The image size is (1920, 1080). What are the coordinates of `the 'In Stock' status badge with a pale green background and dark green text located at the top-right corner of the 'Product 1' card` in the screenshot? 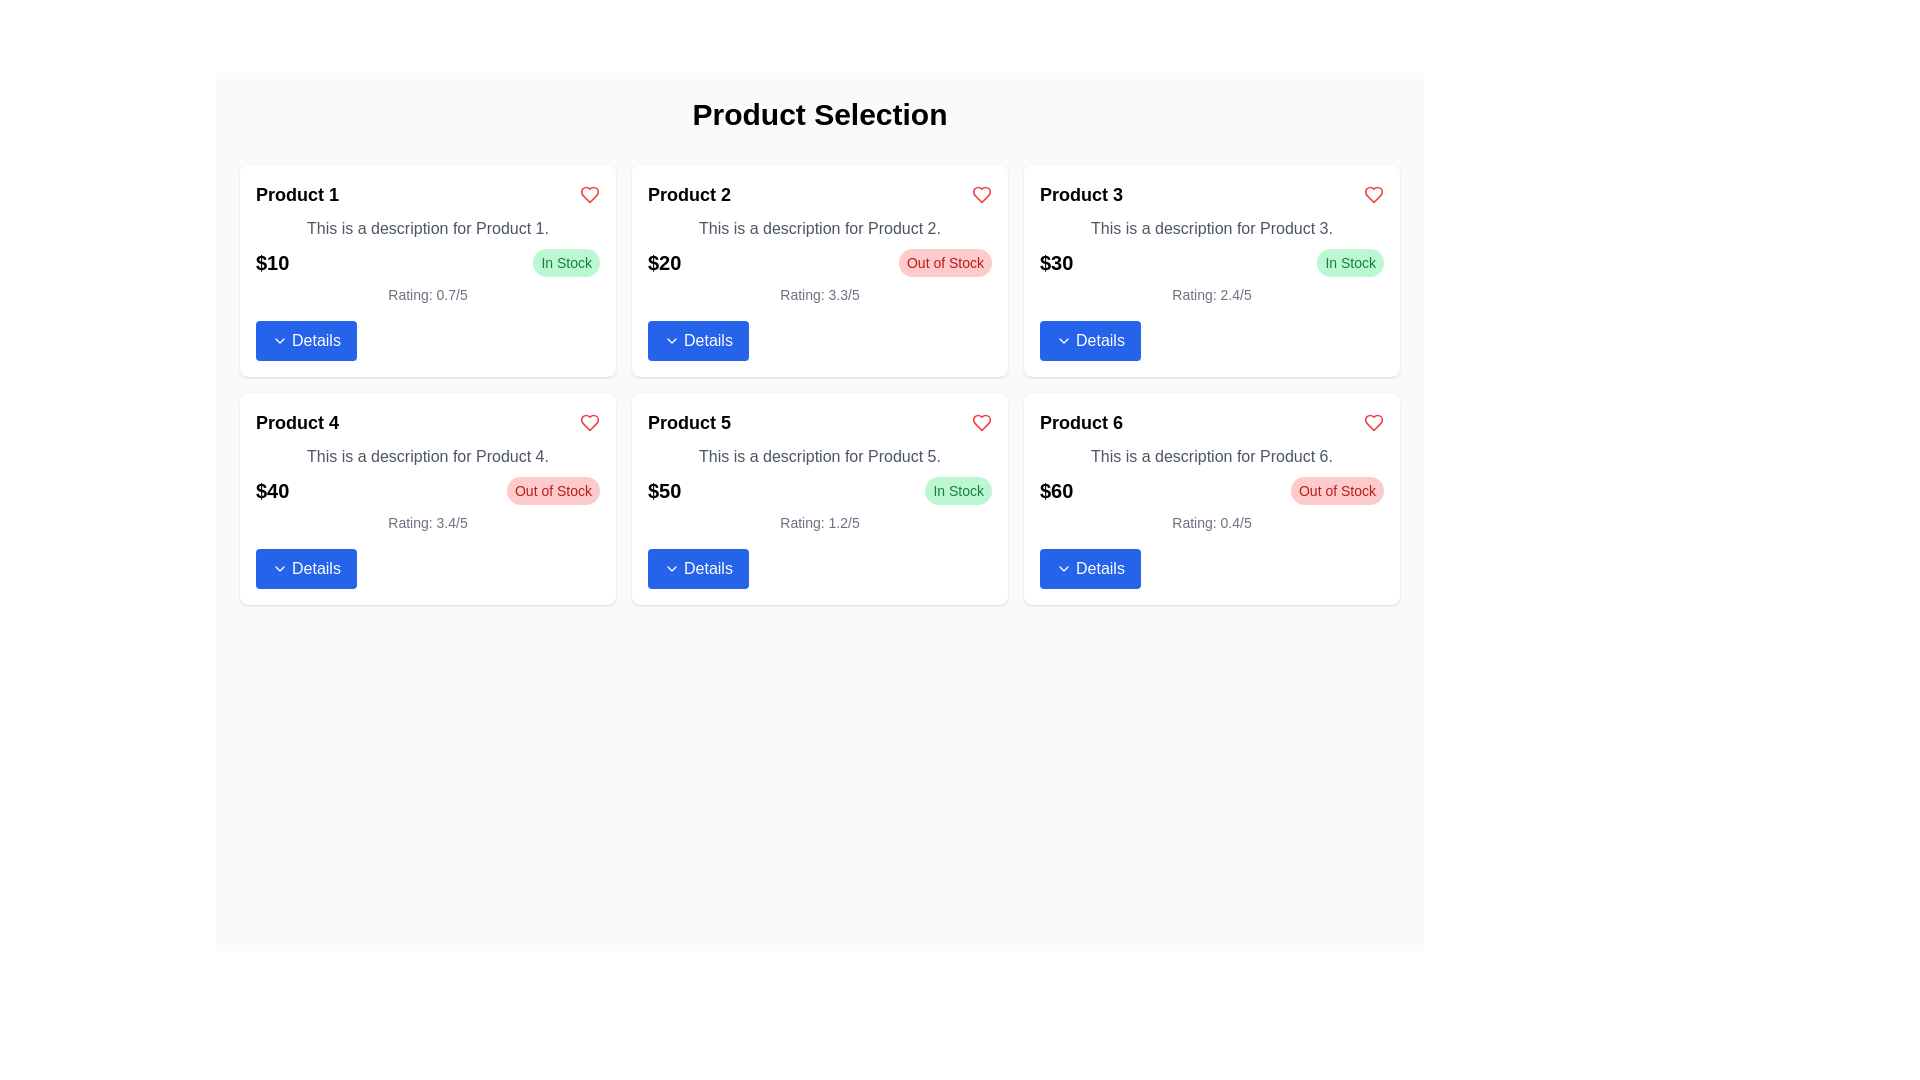 It's located at (565, 261).